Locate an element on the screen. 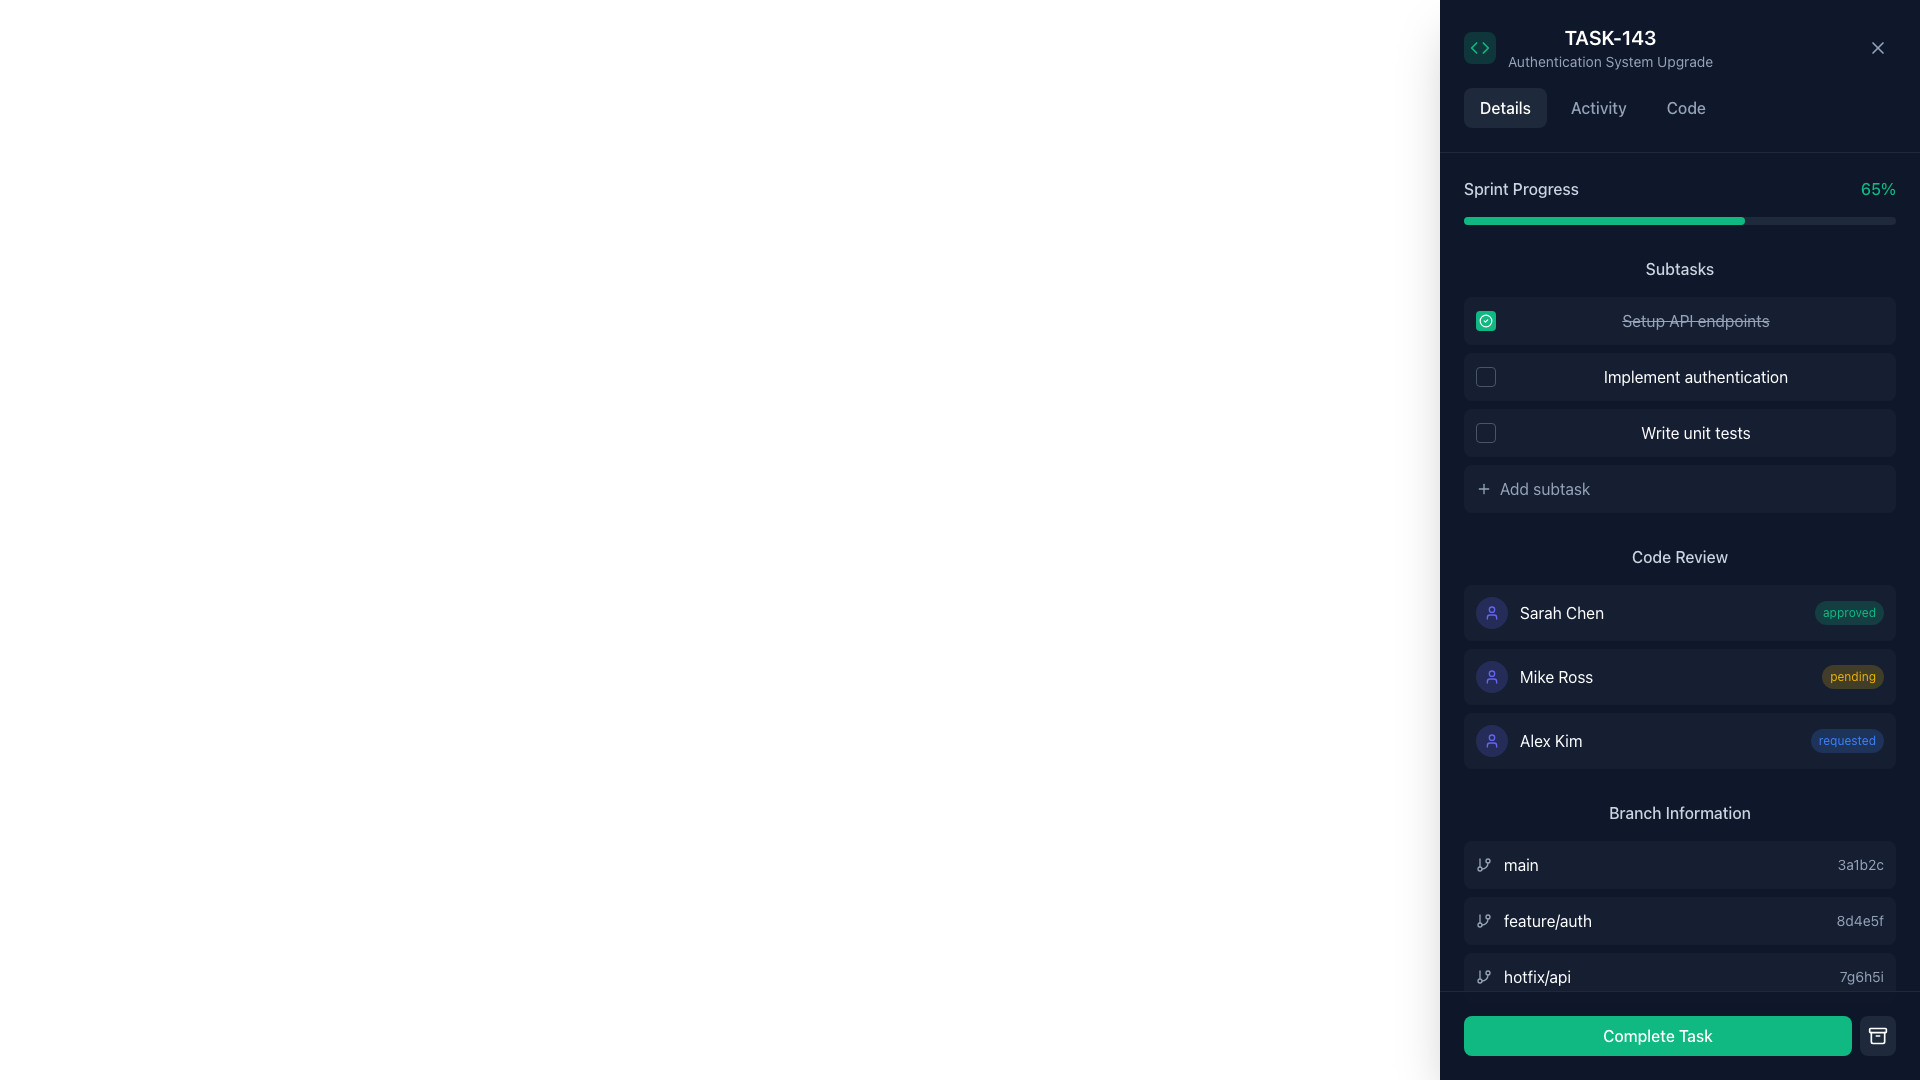 Image resolution: width=1920 pixels, height=1080 pixels. the topmost text label indicating the primary development branch in the 'Branch Information' section on the right panel is located at coordinates (1520, 863).